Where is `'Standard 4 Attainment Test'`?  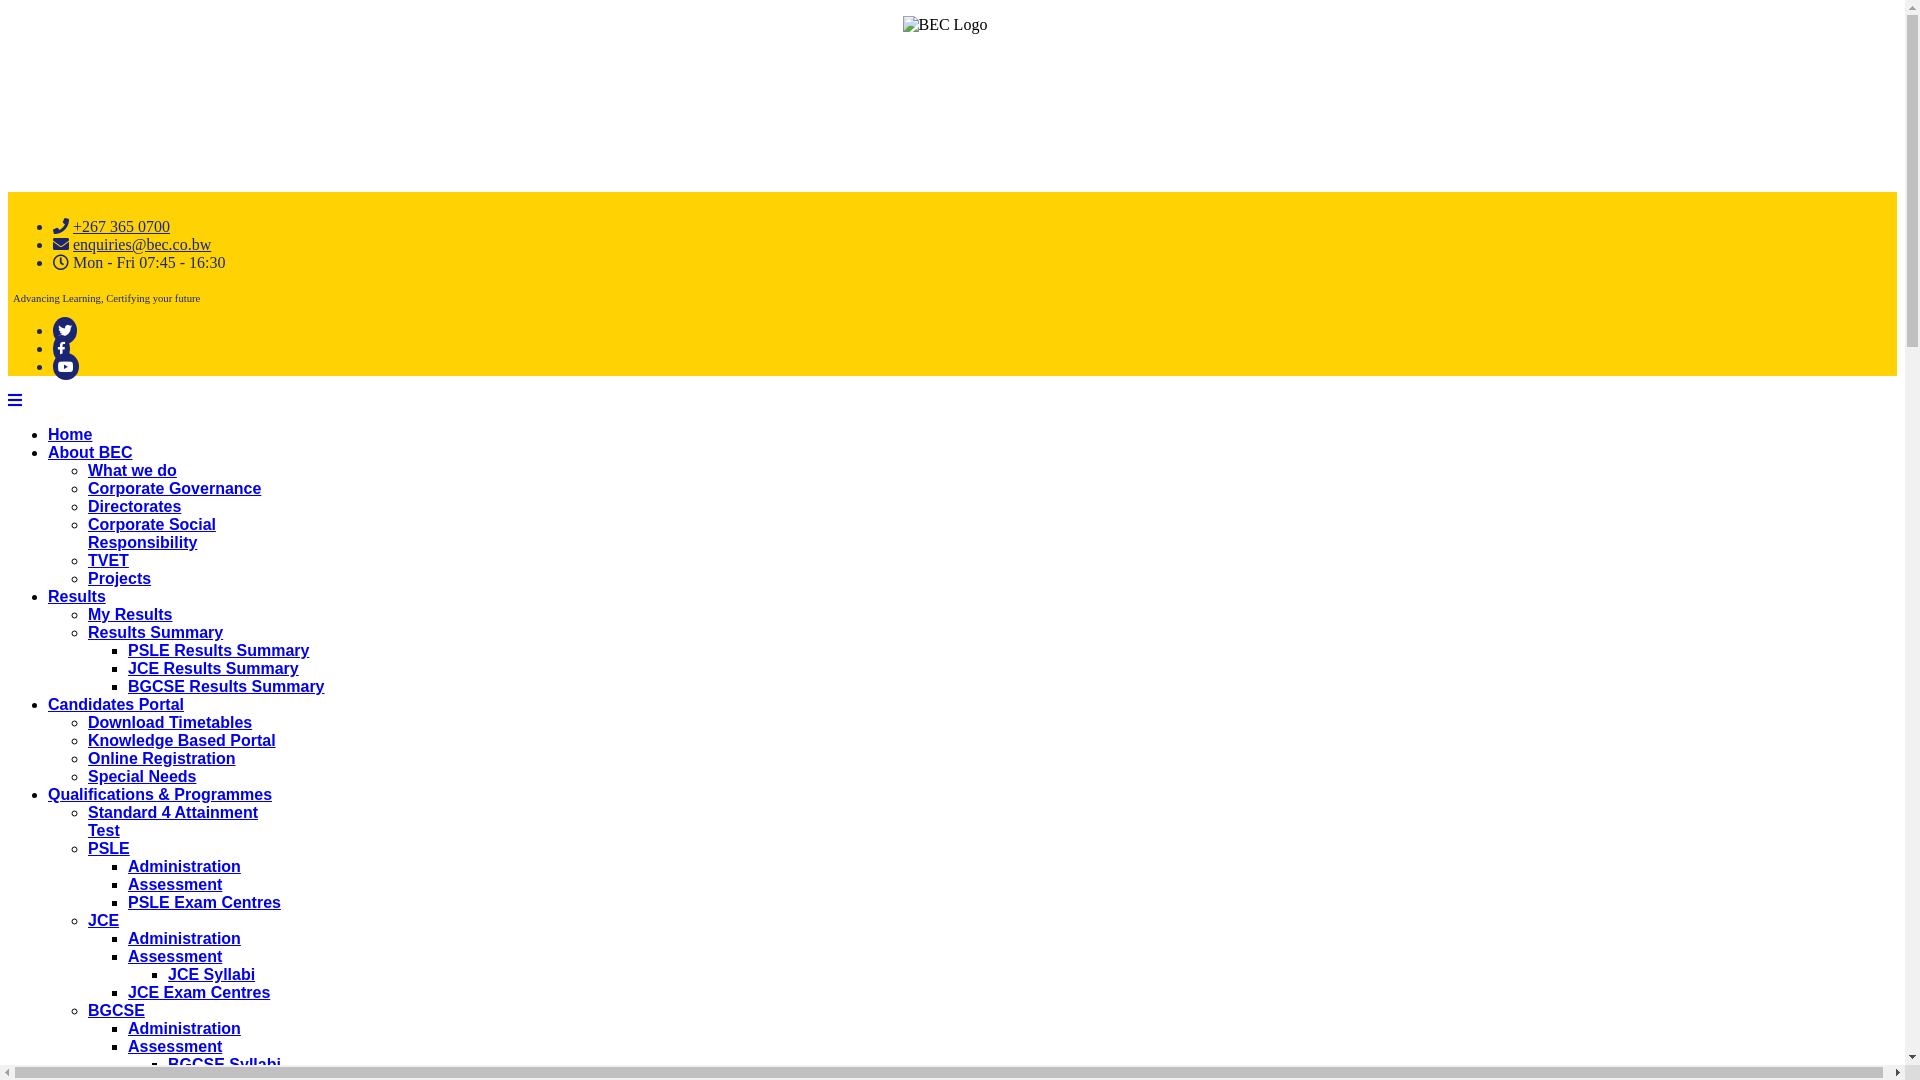 'Standard 4 Attainment Test' is located at coordinates (172, 821).